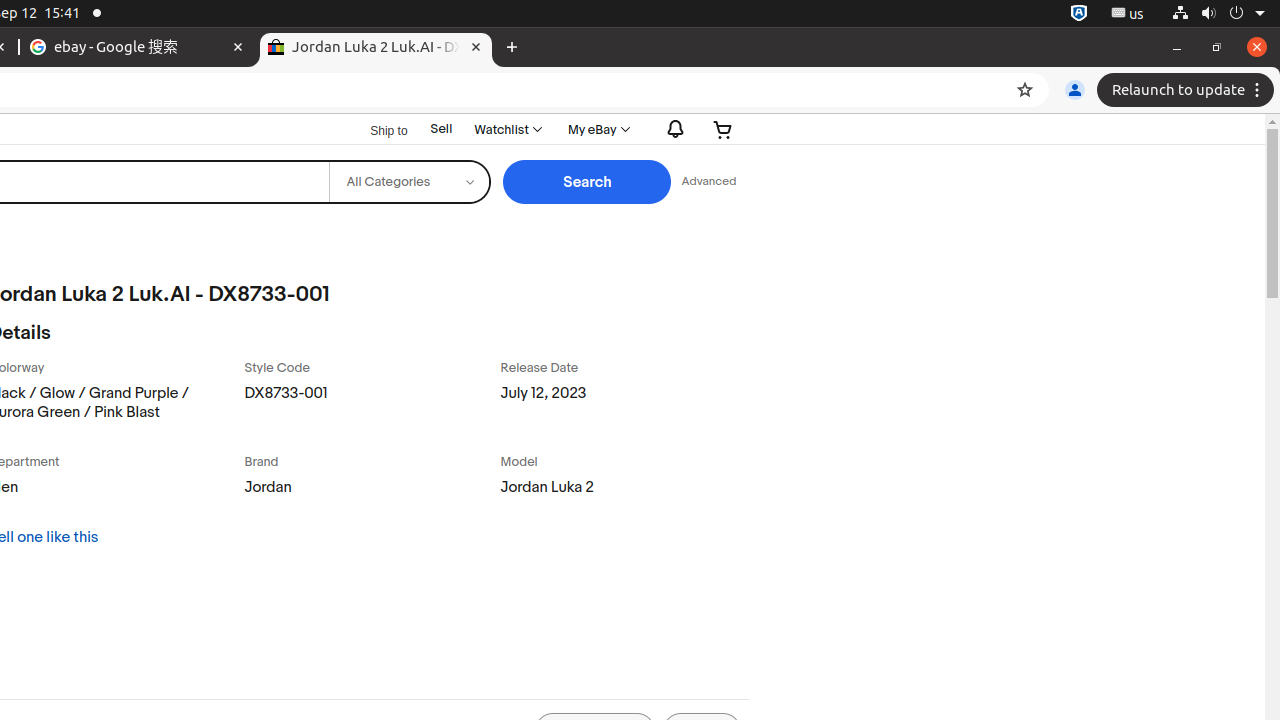  What do you see at coordinates (1025, 90) in the screenshot?
I see `'Bookmark this tab'` at bounding box center [1025, 90].